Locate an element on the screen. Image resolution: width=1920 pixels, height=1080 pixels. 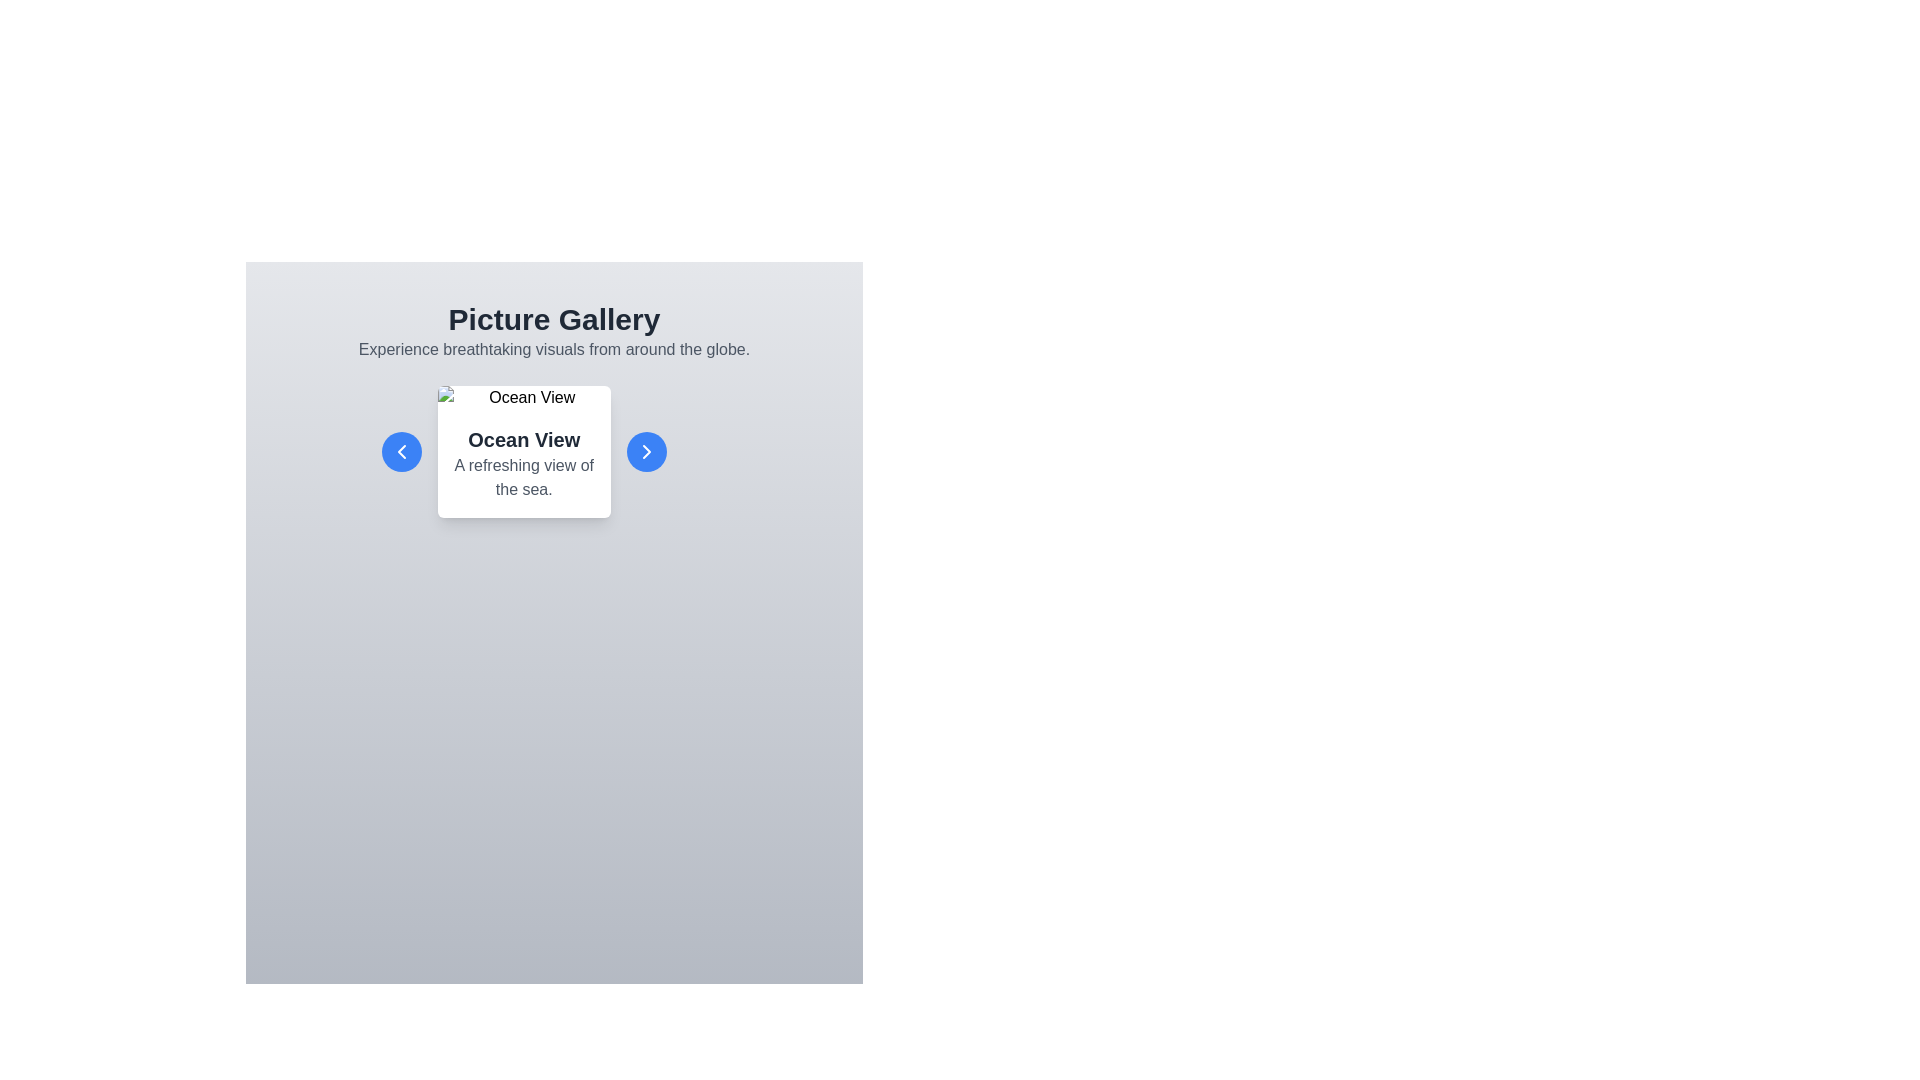
the informational panel displaying details about the 'Ocean View' visual, which is centered between the left-chevron and right-chevron buttons in the Picture Gallery is located at coordinates (554, 451).